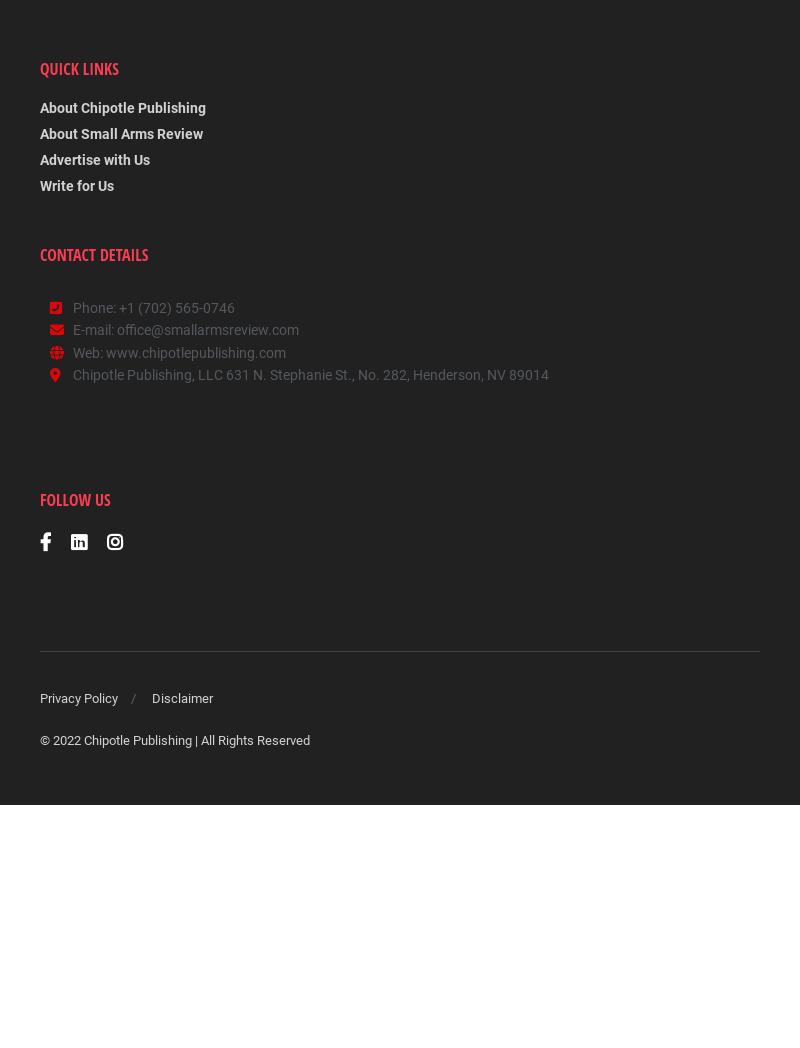  Describe the element at coordinates (39, 109) in the screenshot. I see `'About Chipotle Publishing'` at that location.